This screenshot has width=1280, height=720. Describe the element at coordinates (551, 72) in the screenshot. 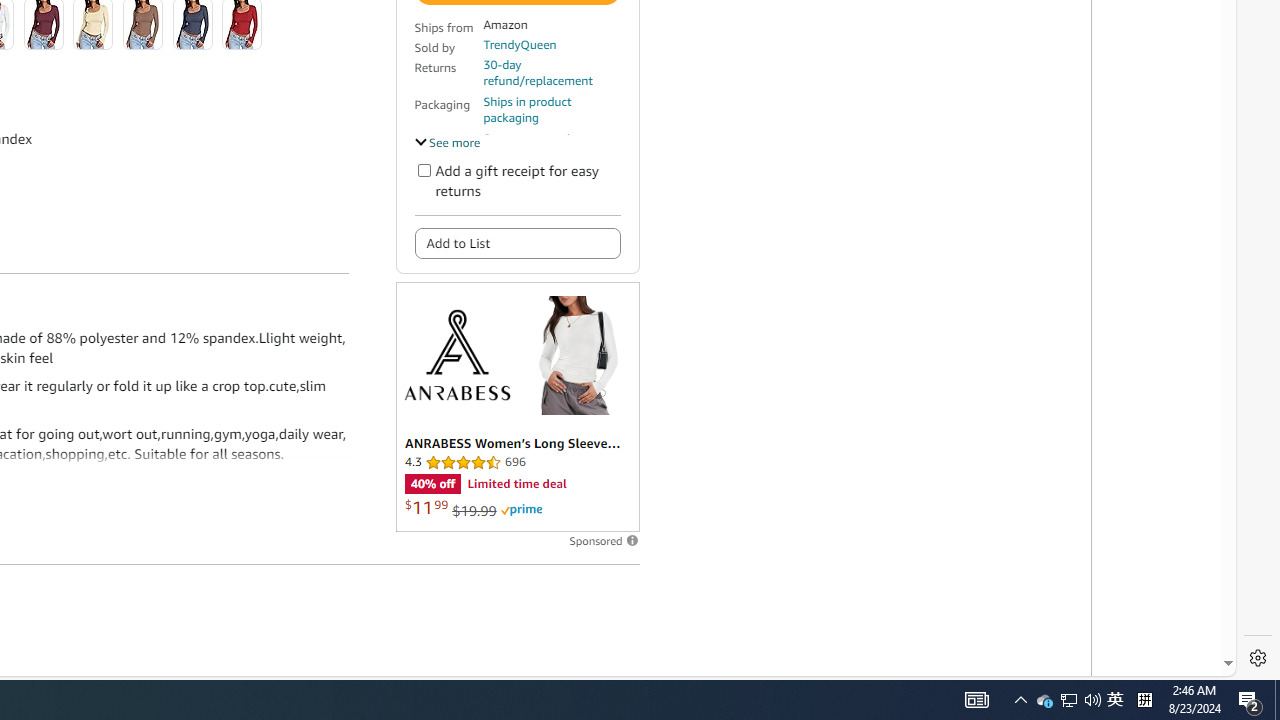

I see `'30-day refund/replacement'` at that location.